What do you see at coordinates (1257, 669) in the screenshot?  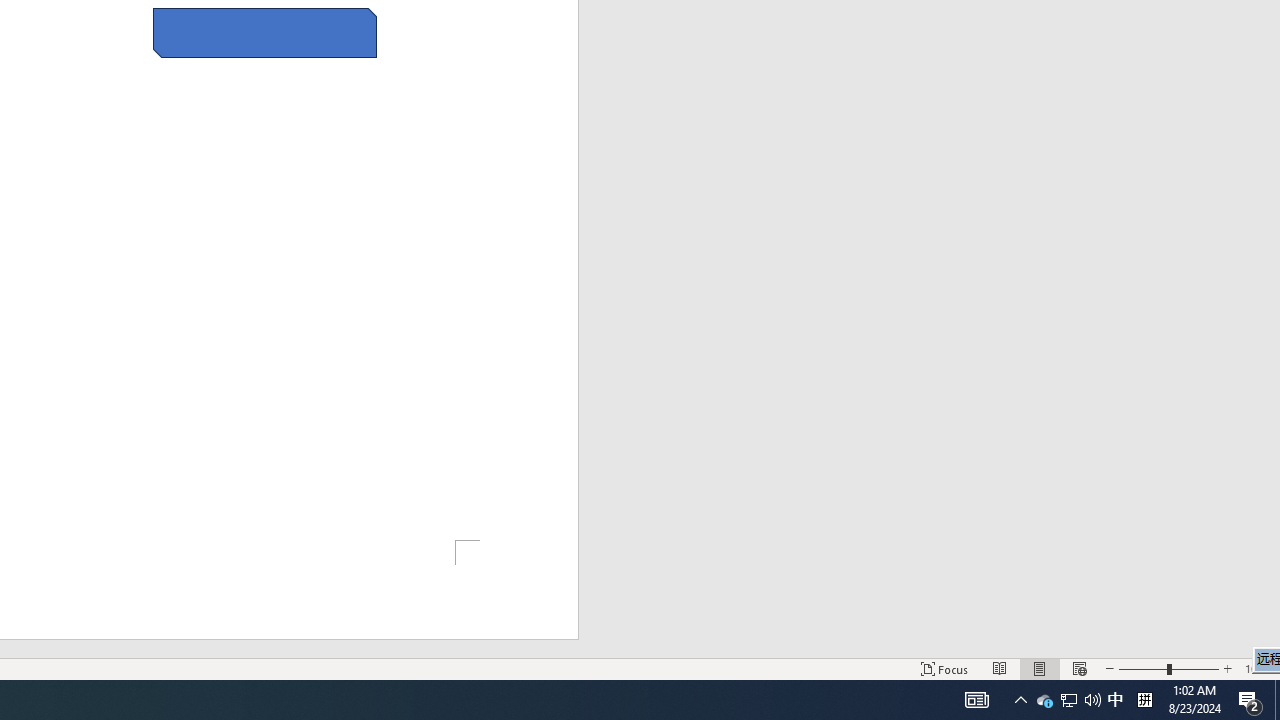 I see `'Zoom 104%'` at bounding box center [1257, 669].